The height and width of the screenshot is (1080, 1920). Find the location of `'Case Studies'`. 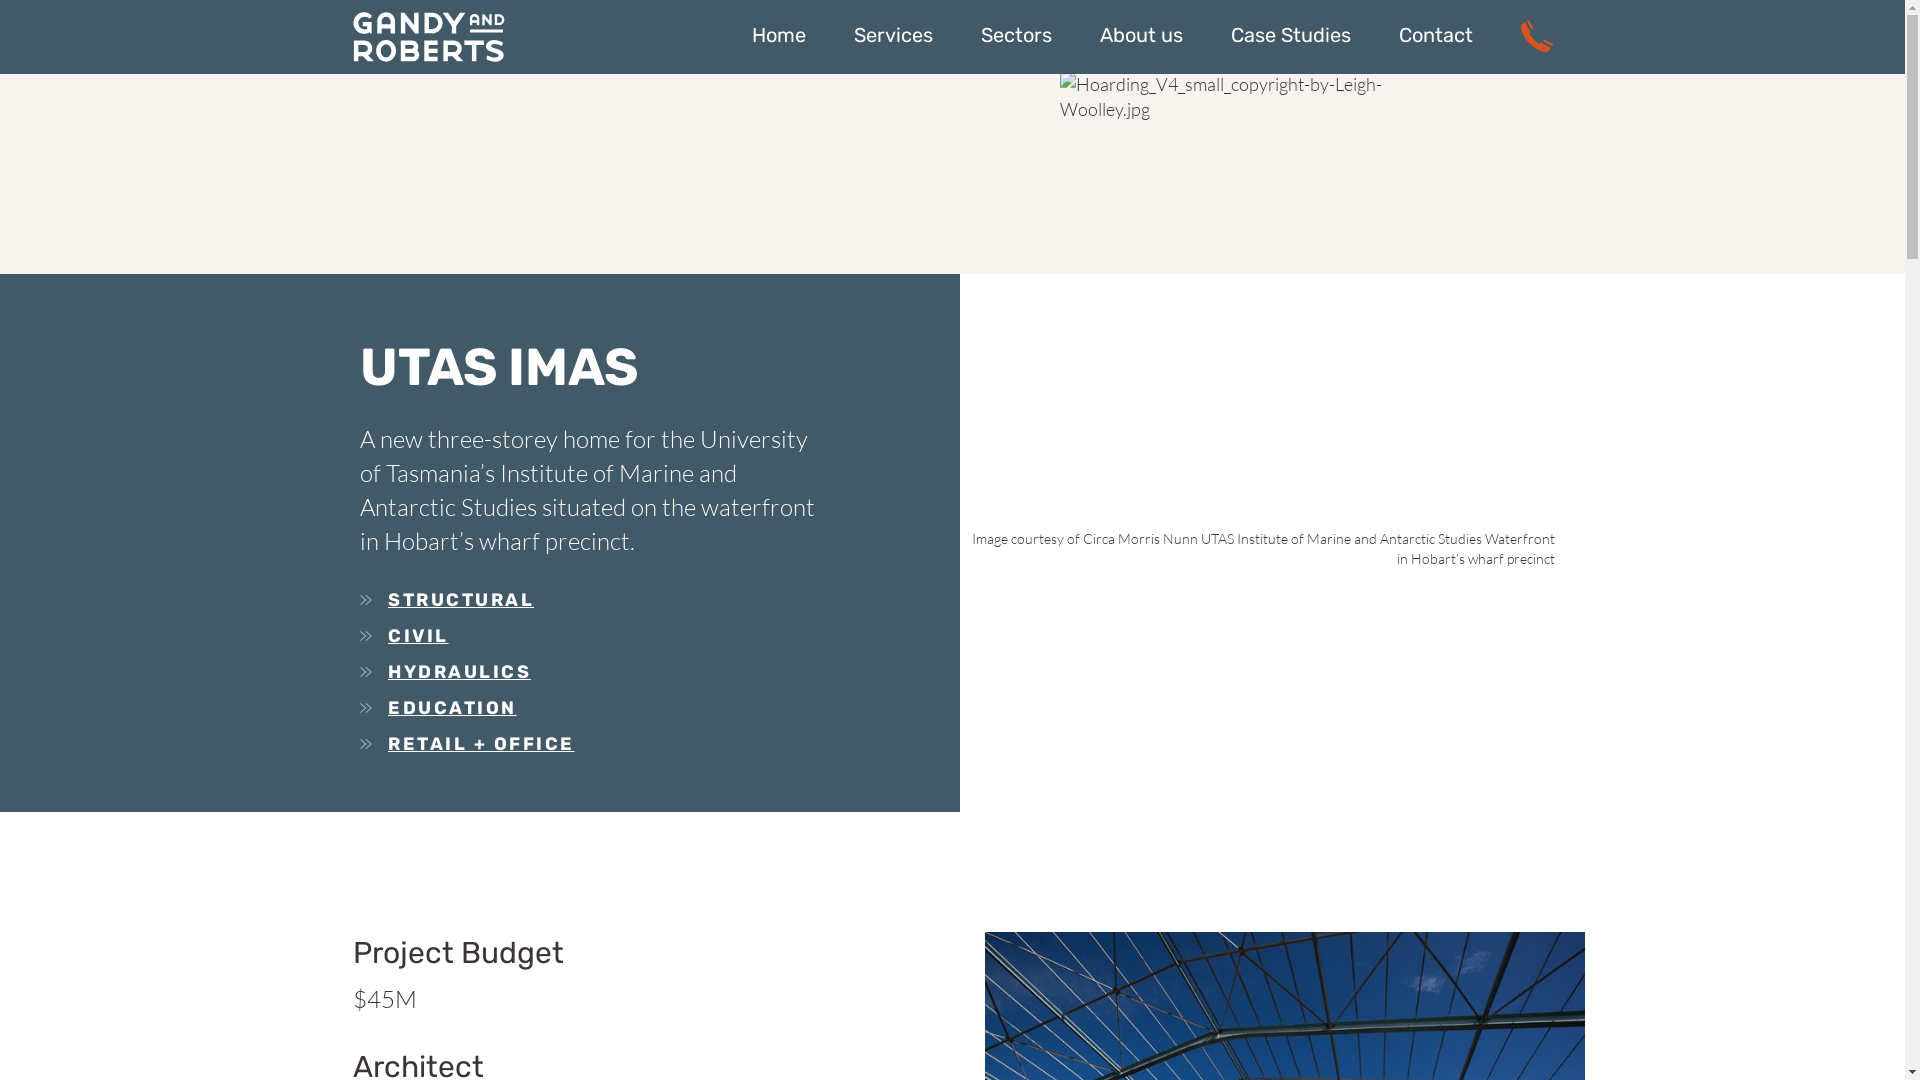

'Case Studies' is located at coordinates (1290, 34).